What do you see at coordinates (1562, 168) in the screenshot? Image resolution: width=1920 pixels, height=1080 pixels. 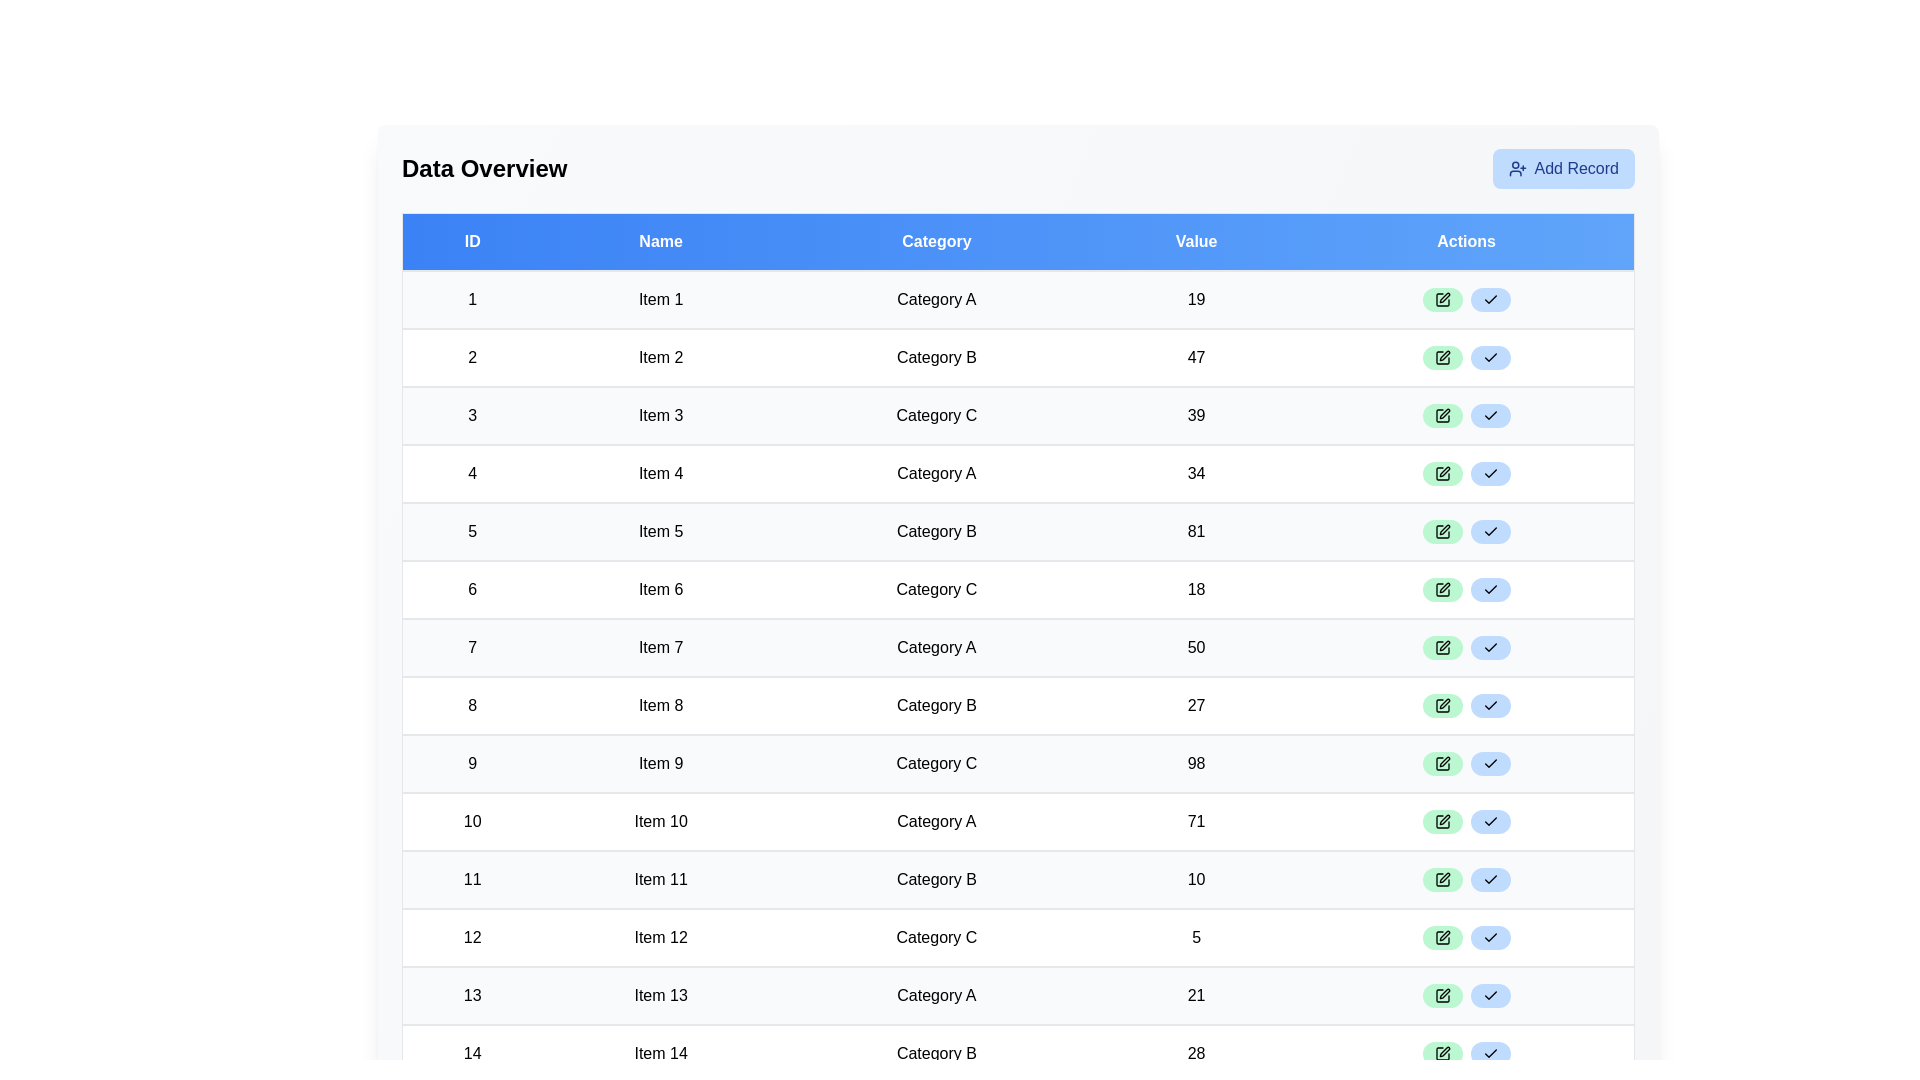 I see `the 'Add Record' button to add a new record` at bounding box center [1562, 168].